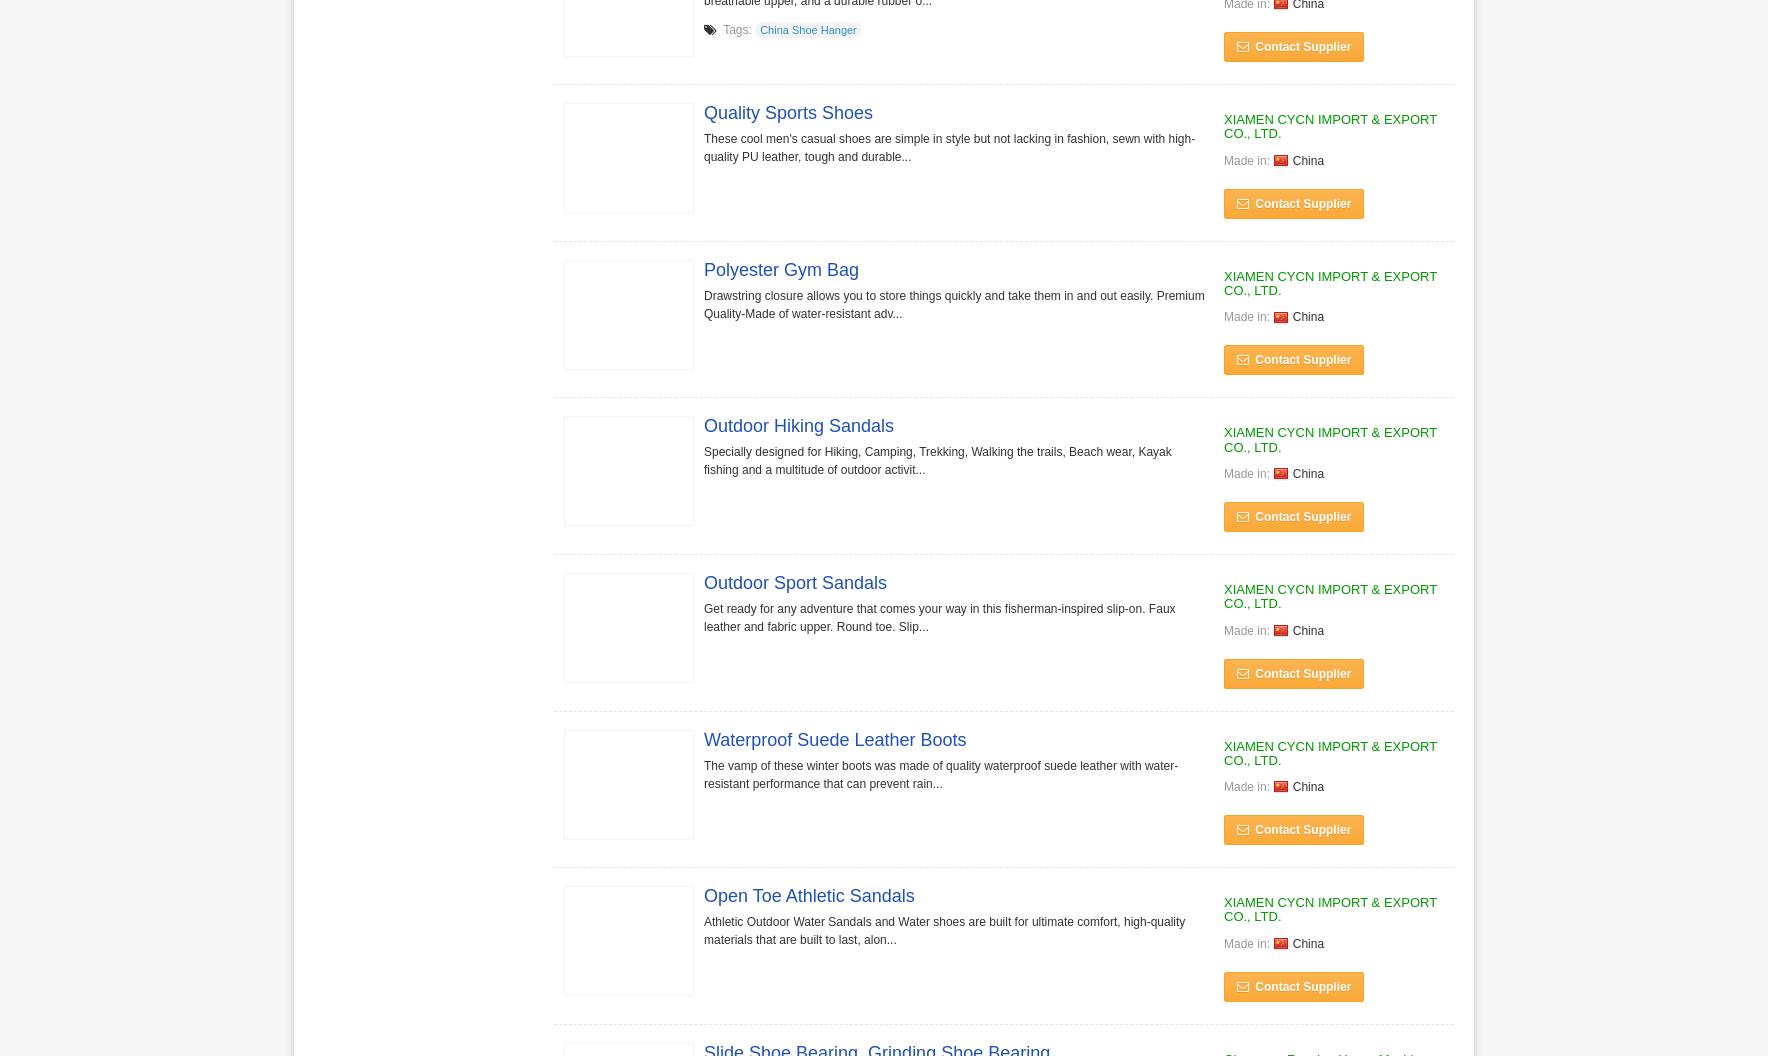 The width and height of the screenshot is (1768, 1056). What do you see at coordinates (795, 581) in the screenshot?
I see `'Outdoor Sport Sandals'` at bounding box center [795, 581].